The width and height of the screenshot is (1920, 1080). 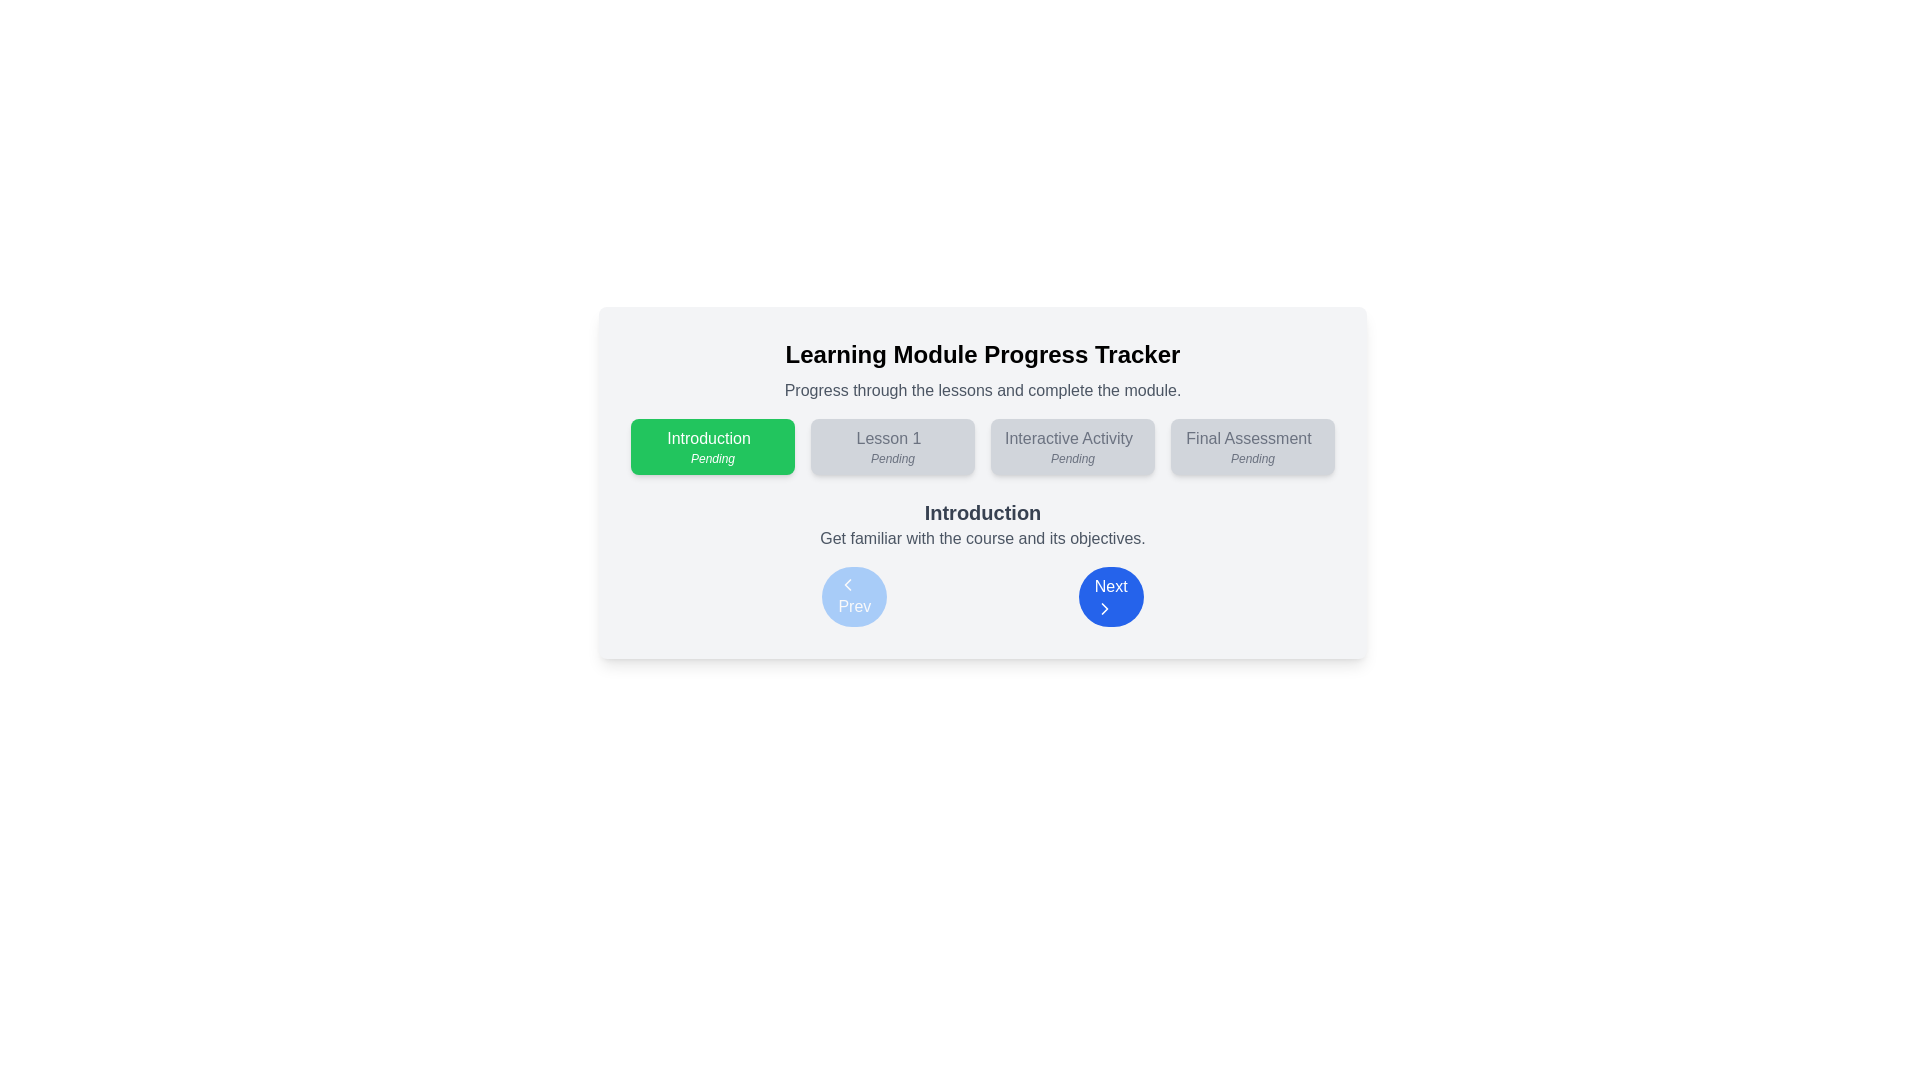 What do you see at coordinates (713, 446) in the screenshot?
I see `the green rectangular button labeled 'Introduction' with a smaller italicized label 'Pending'` at bounding box center [713, 446].